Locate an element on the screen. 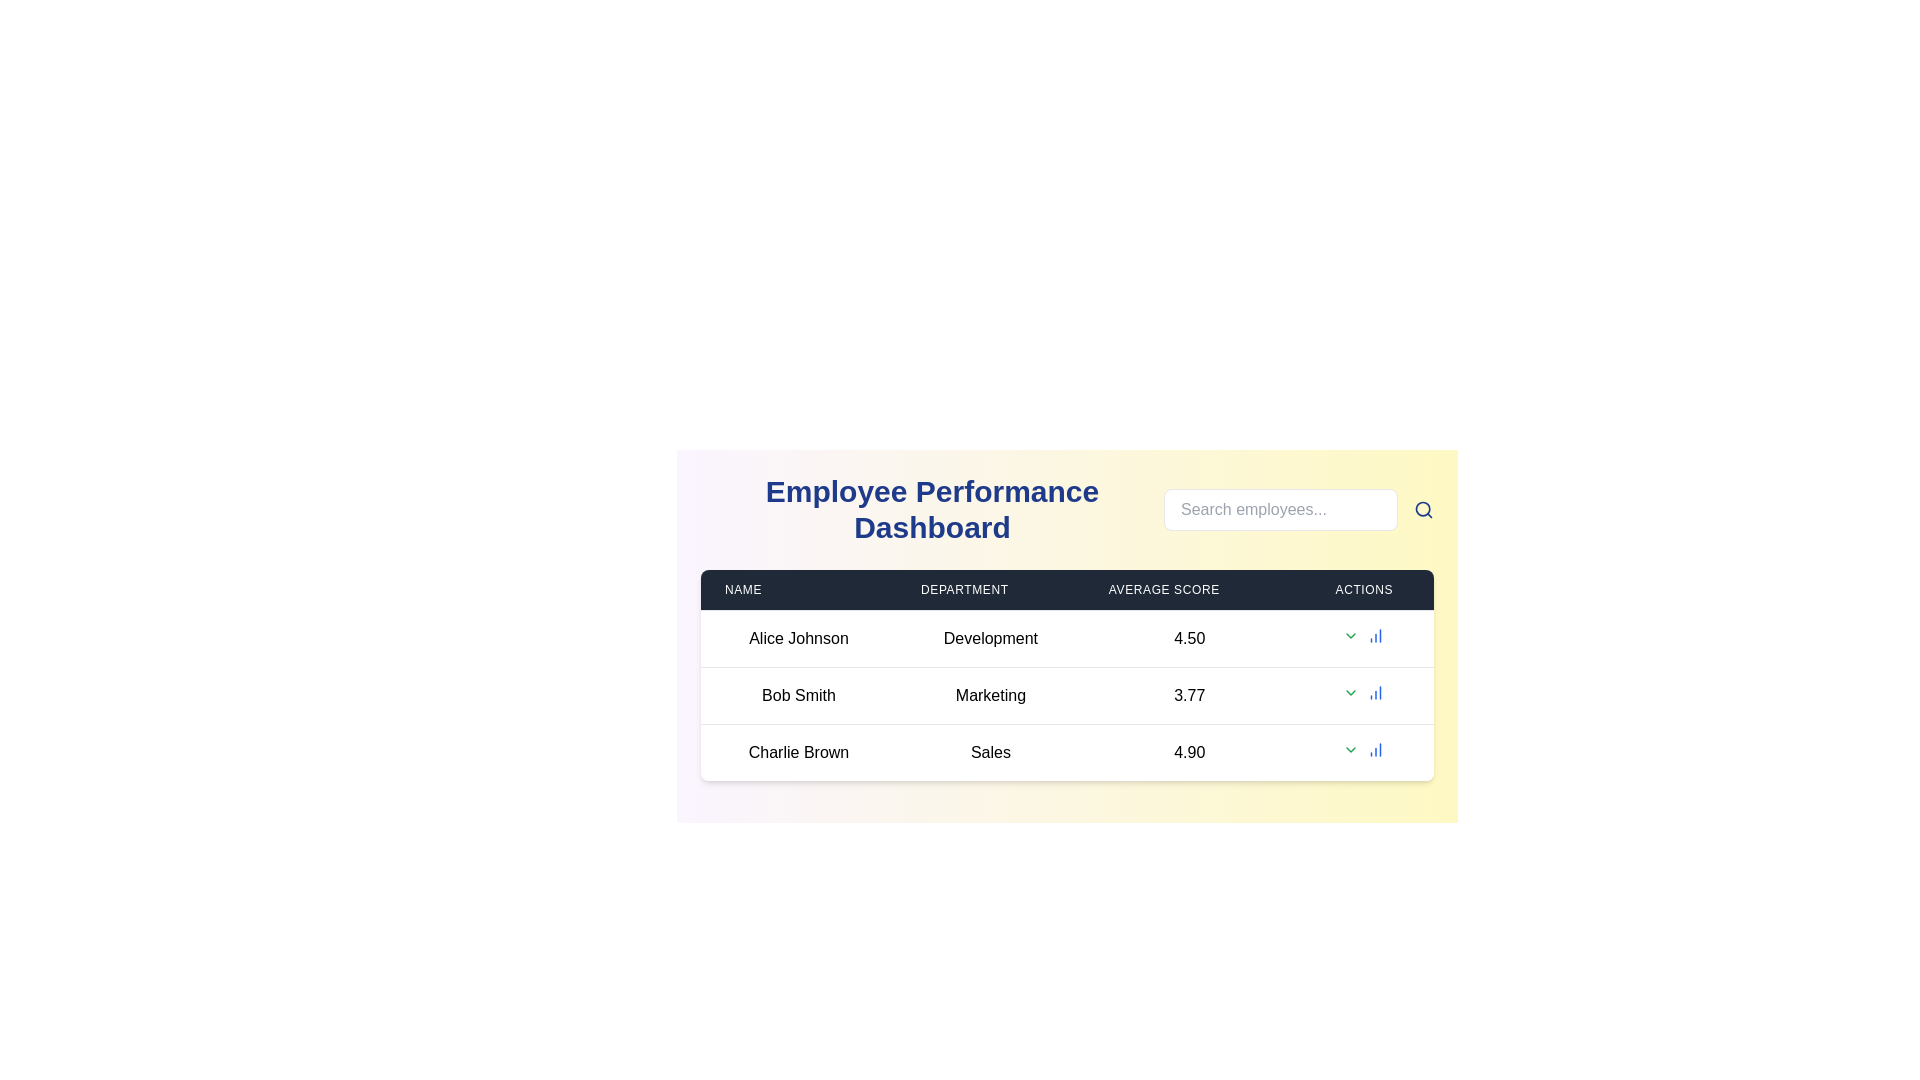 The width and height of the screenshot is (1920, 1080). the icon group within the 'Actions' column of the last row of the table, which contains a green check mark and a blue bar chart icon is located at coordinates (1363, 749).